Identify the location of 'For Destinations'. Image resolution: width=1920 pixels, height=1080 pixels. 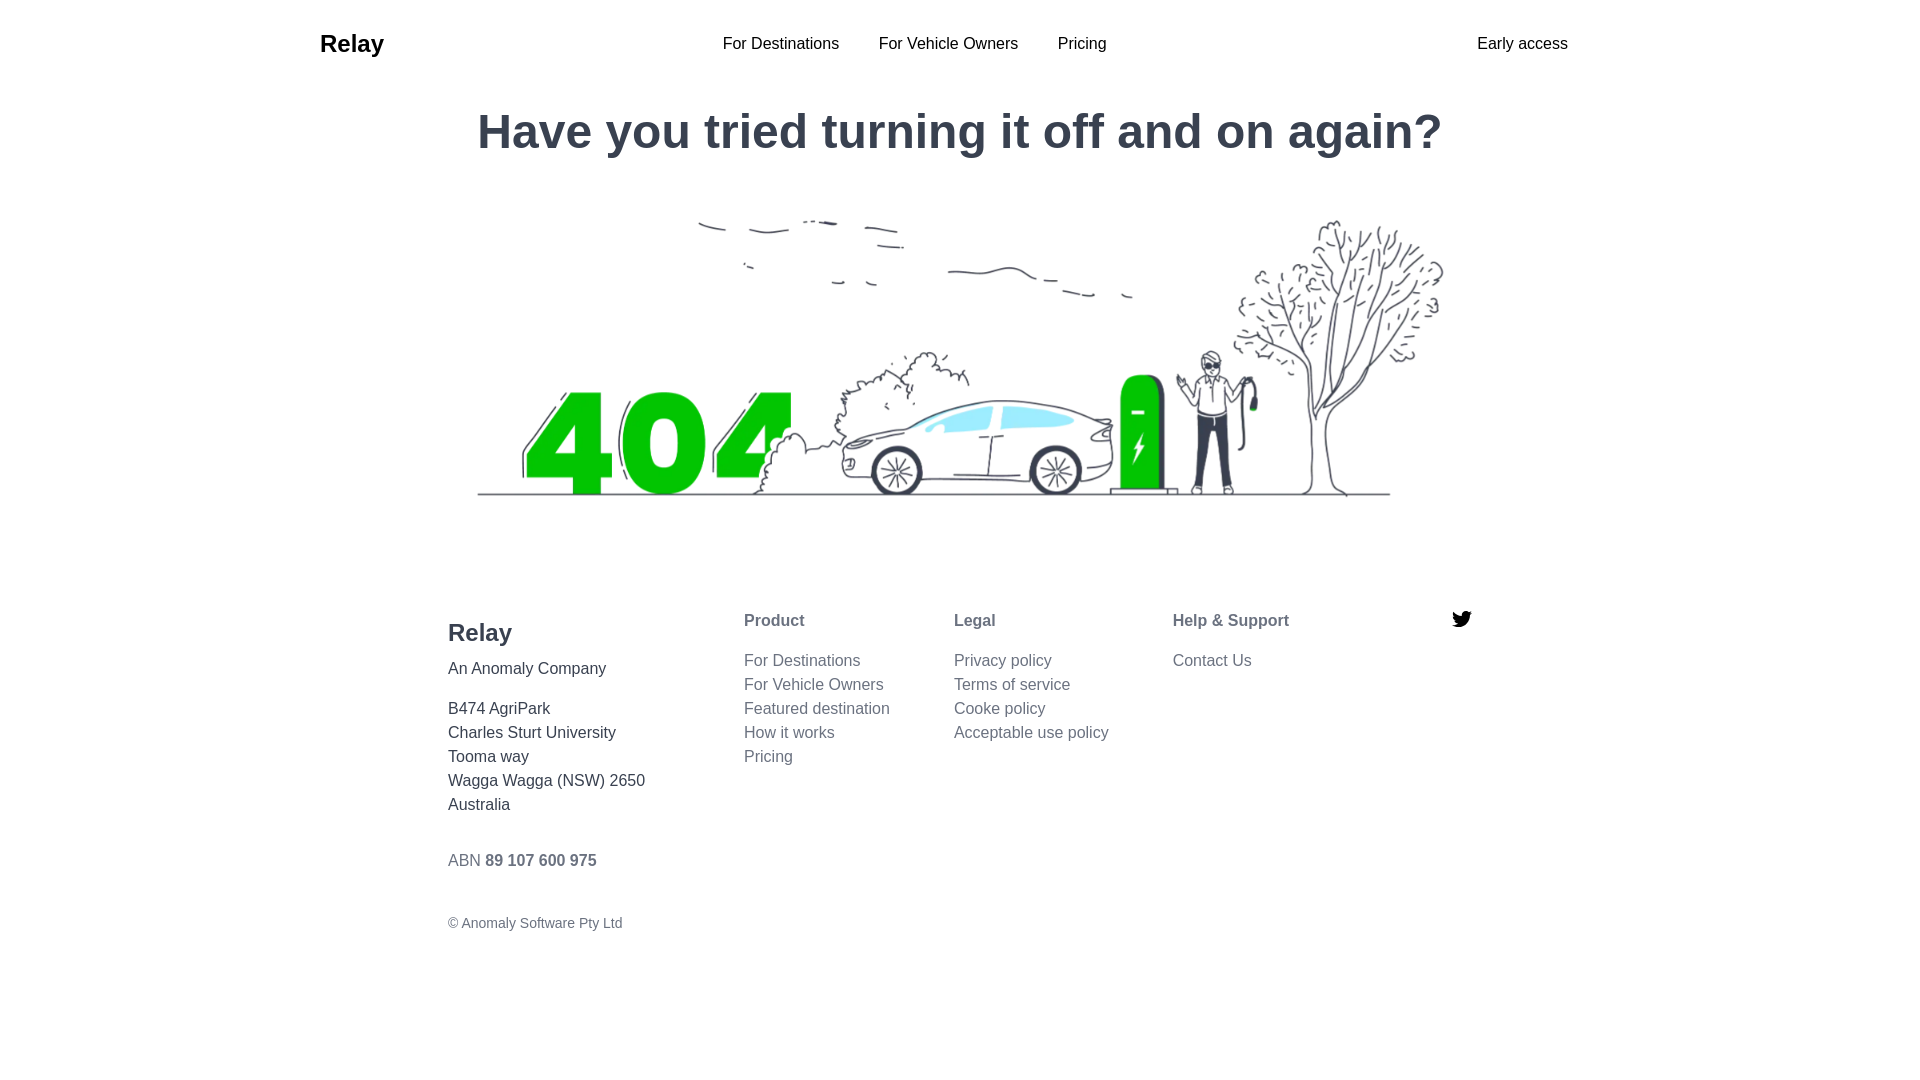
(802, 660).